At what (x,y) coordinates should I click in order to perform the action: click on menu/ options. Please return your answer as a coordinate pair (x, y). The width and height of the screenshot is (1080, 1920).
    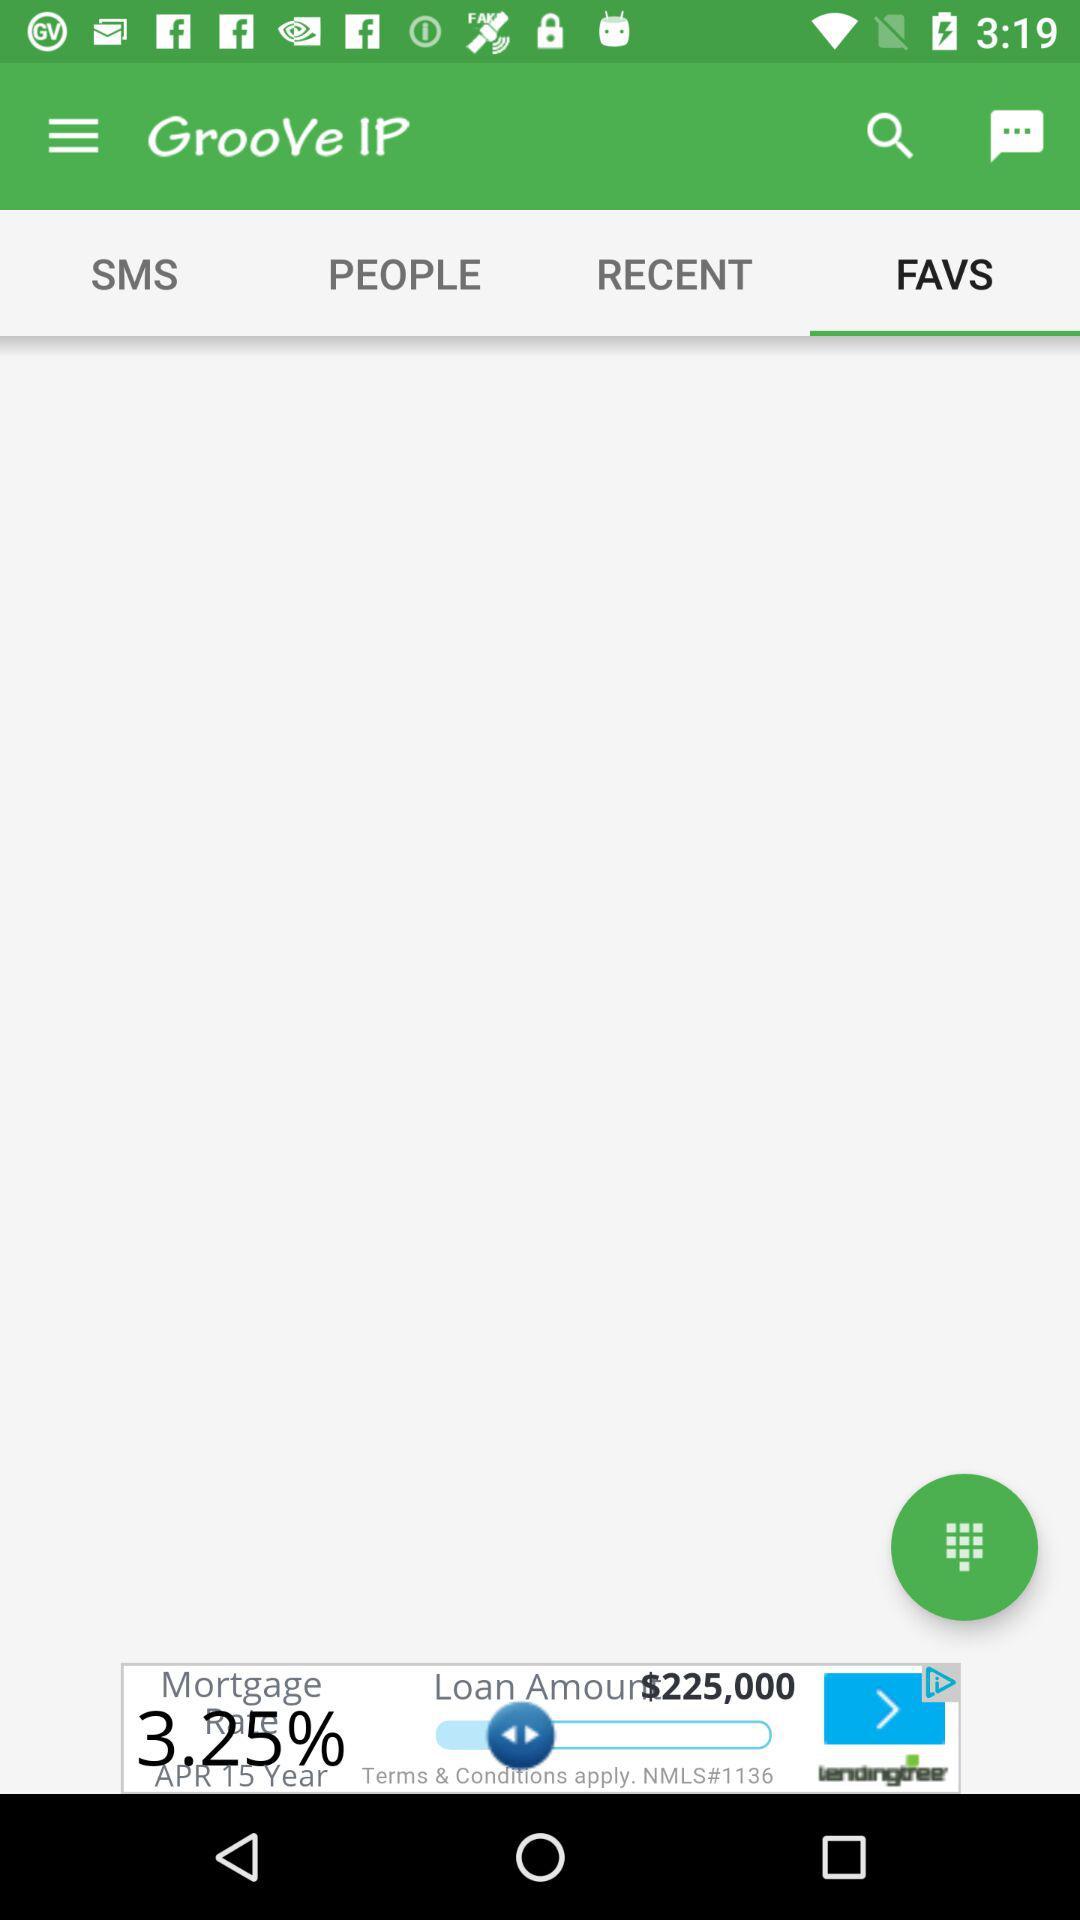
    Looking at the image, I should click on (963, 1546).